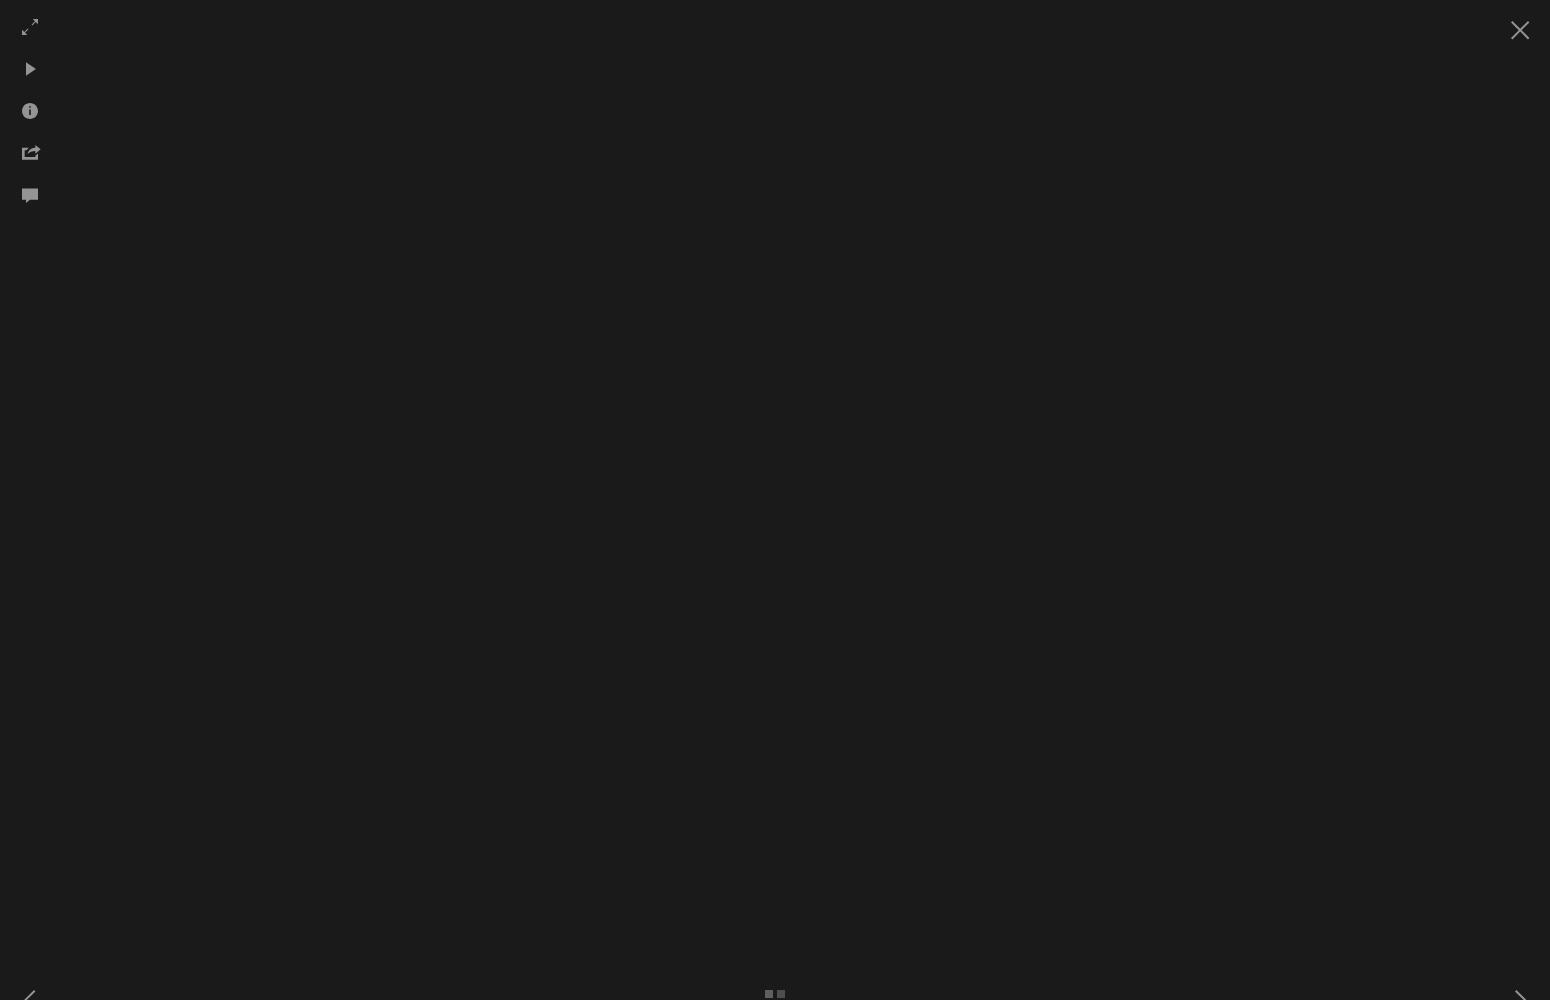  I want to click on 'Butterflies', so click(1084, 216).